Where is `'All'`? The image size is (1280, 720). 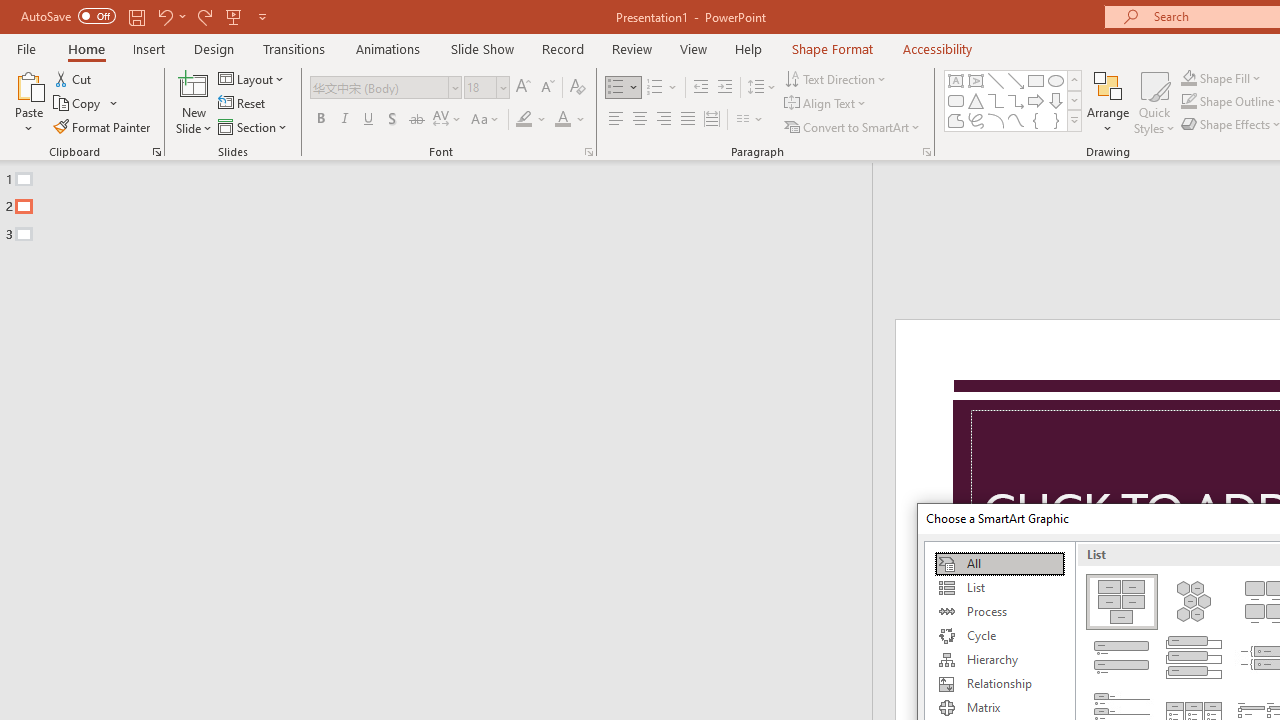 'All' is located at coordinates (999, 564).